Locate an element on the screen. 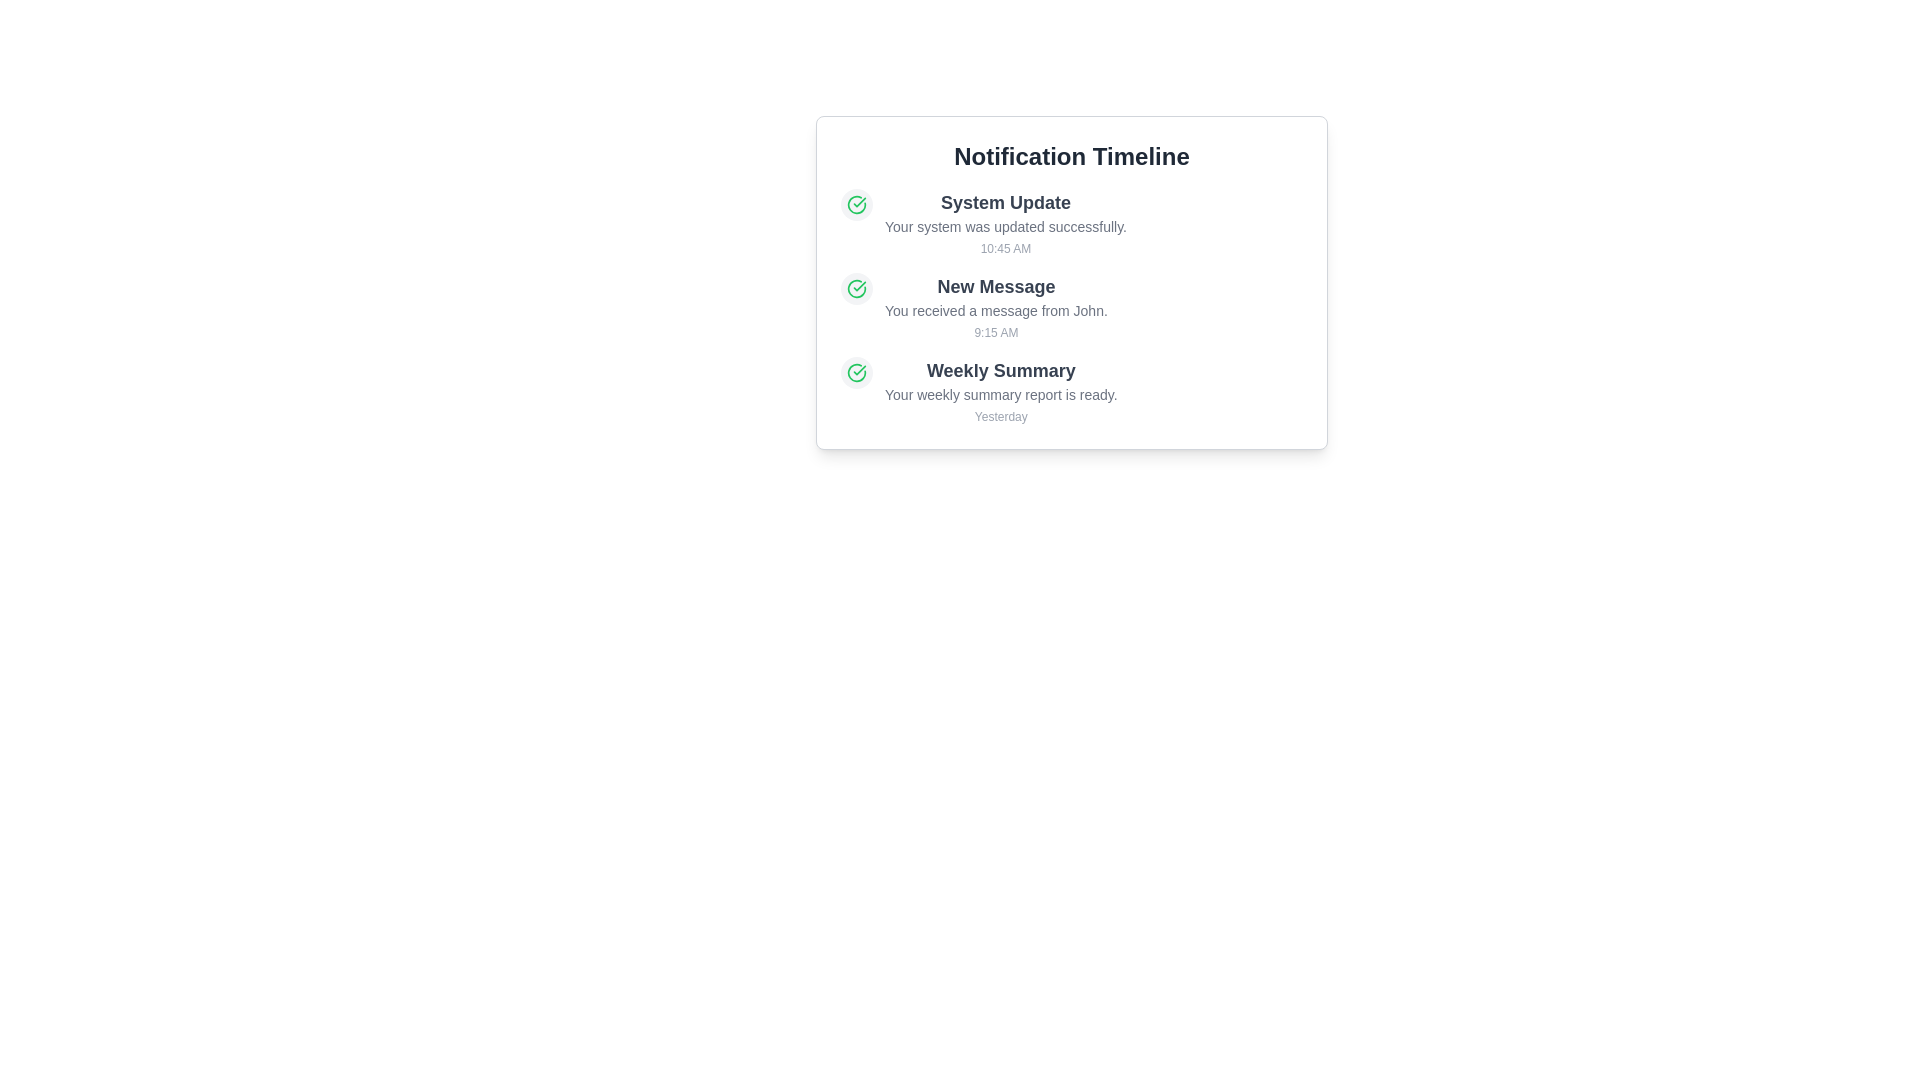 The image size is (1920, 1080). the first circular icon with a green outlined checkmark in the timeline interface, located to the left of the 'System Update' notification text is located at coordinates (857, 289).